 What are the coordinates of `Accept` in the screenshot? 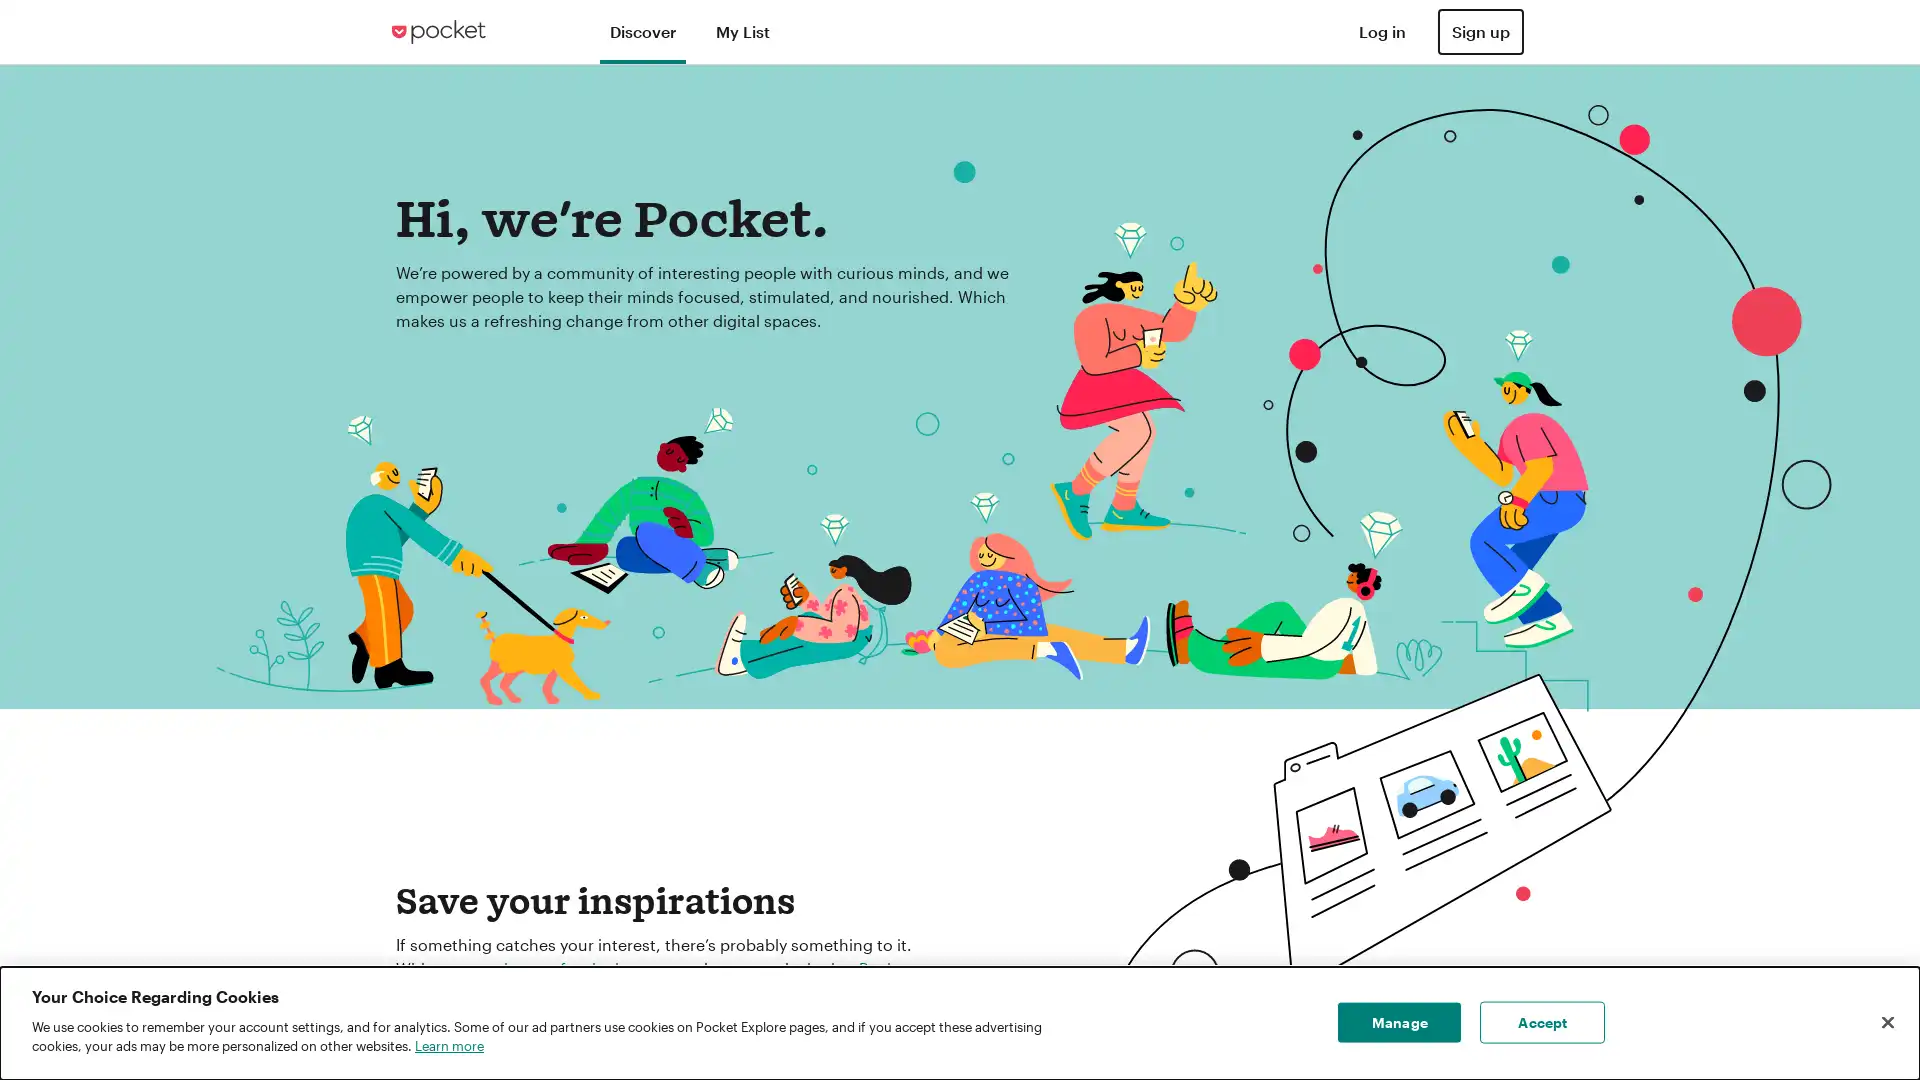 It's located at (1541, 1022).